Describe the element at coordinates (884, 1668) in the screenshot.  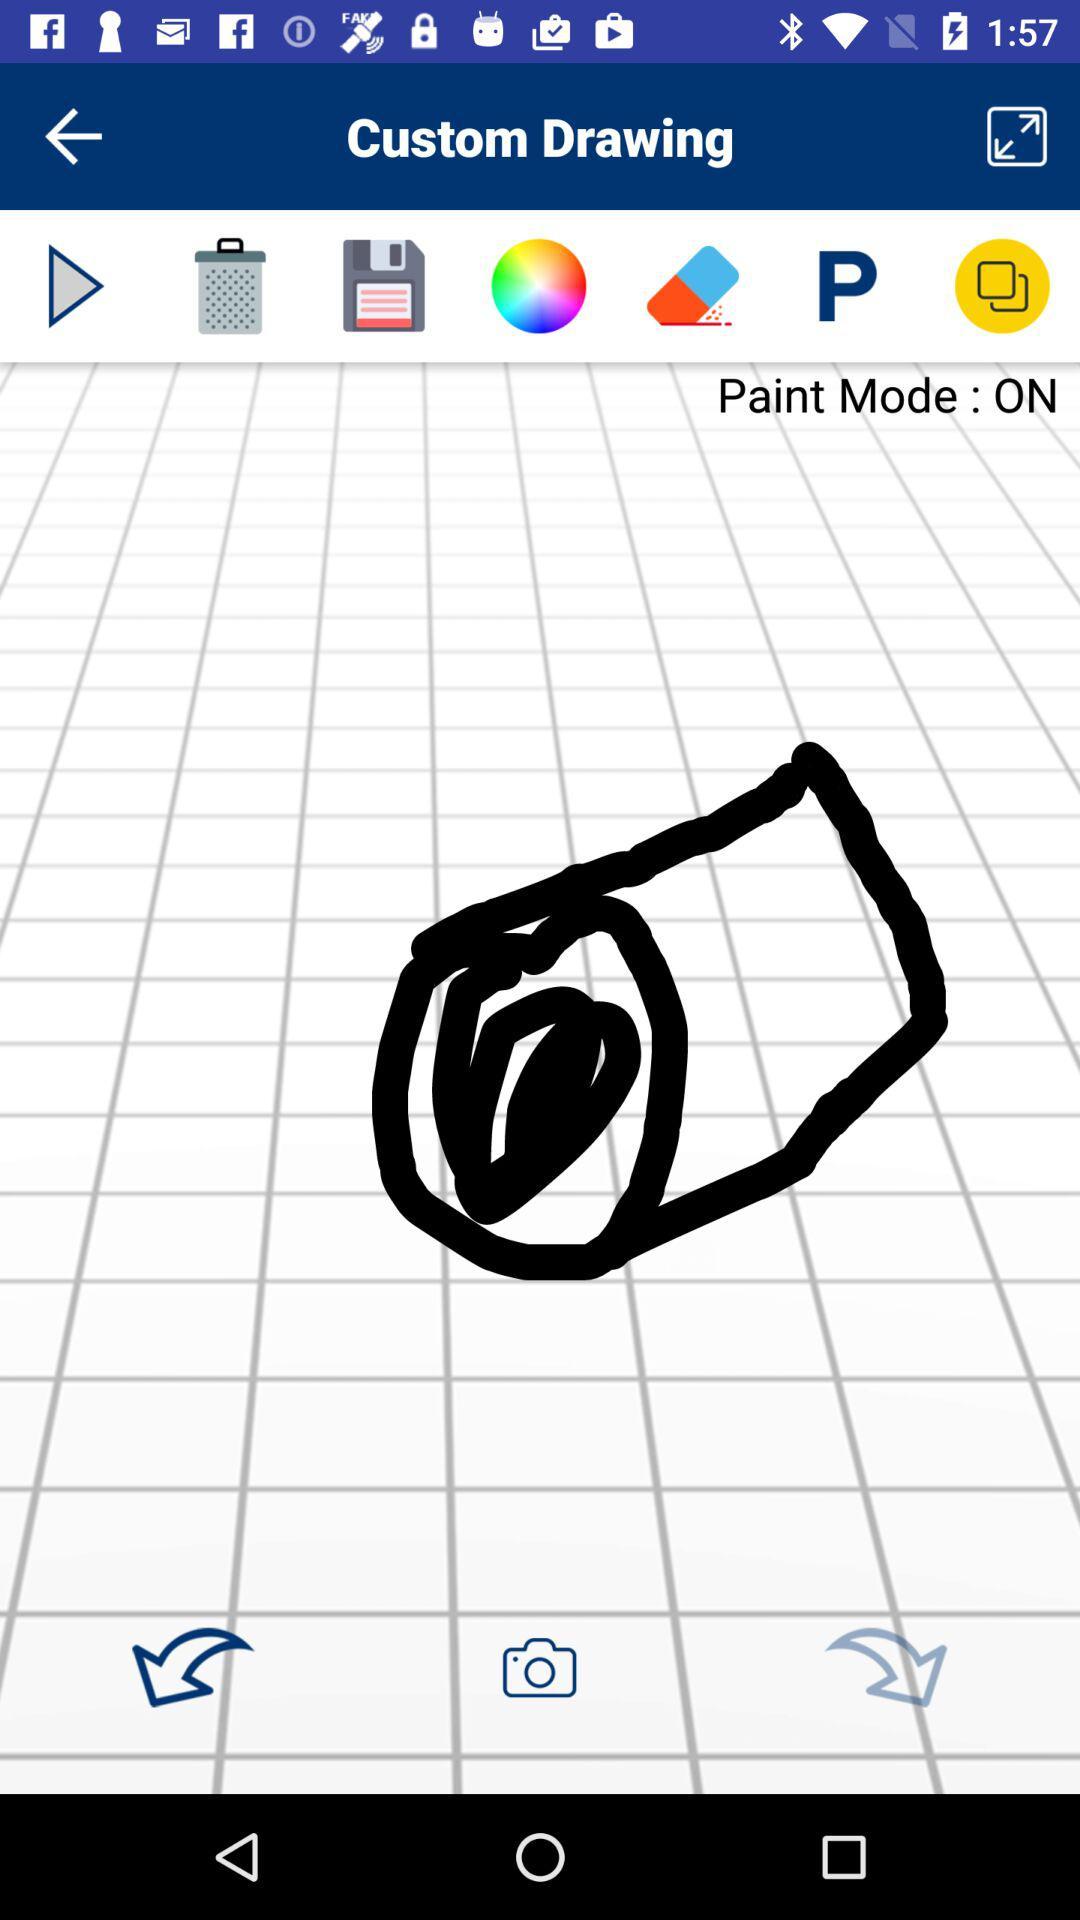
I see `redo step` at that location.